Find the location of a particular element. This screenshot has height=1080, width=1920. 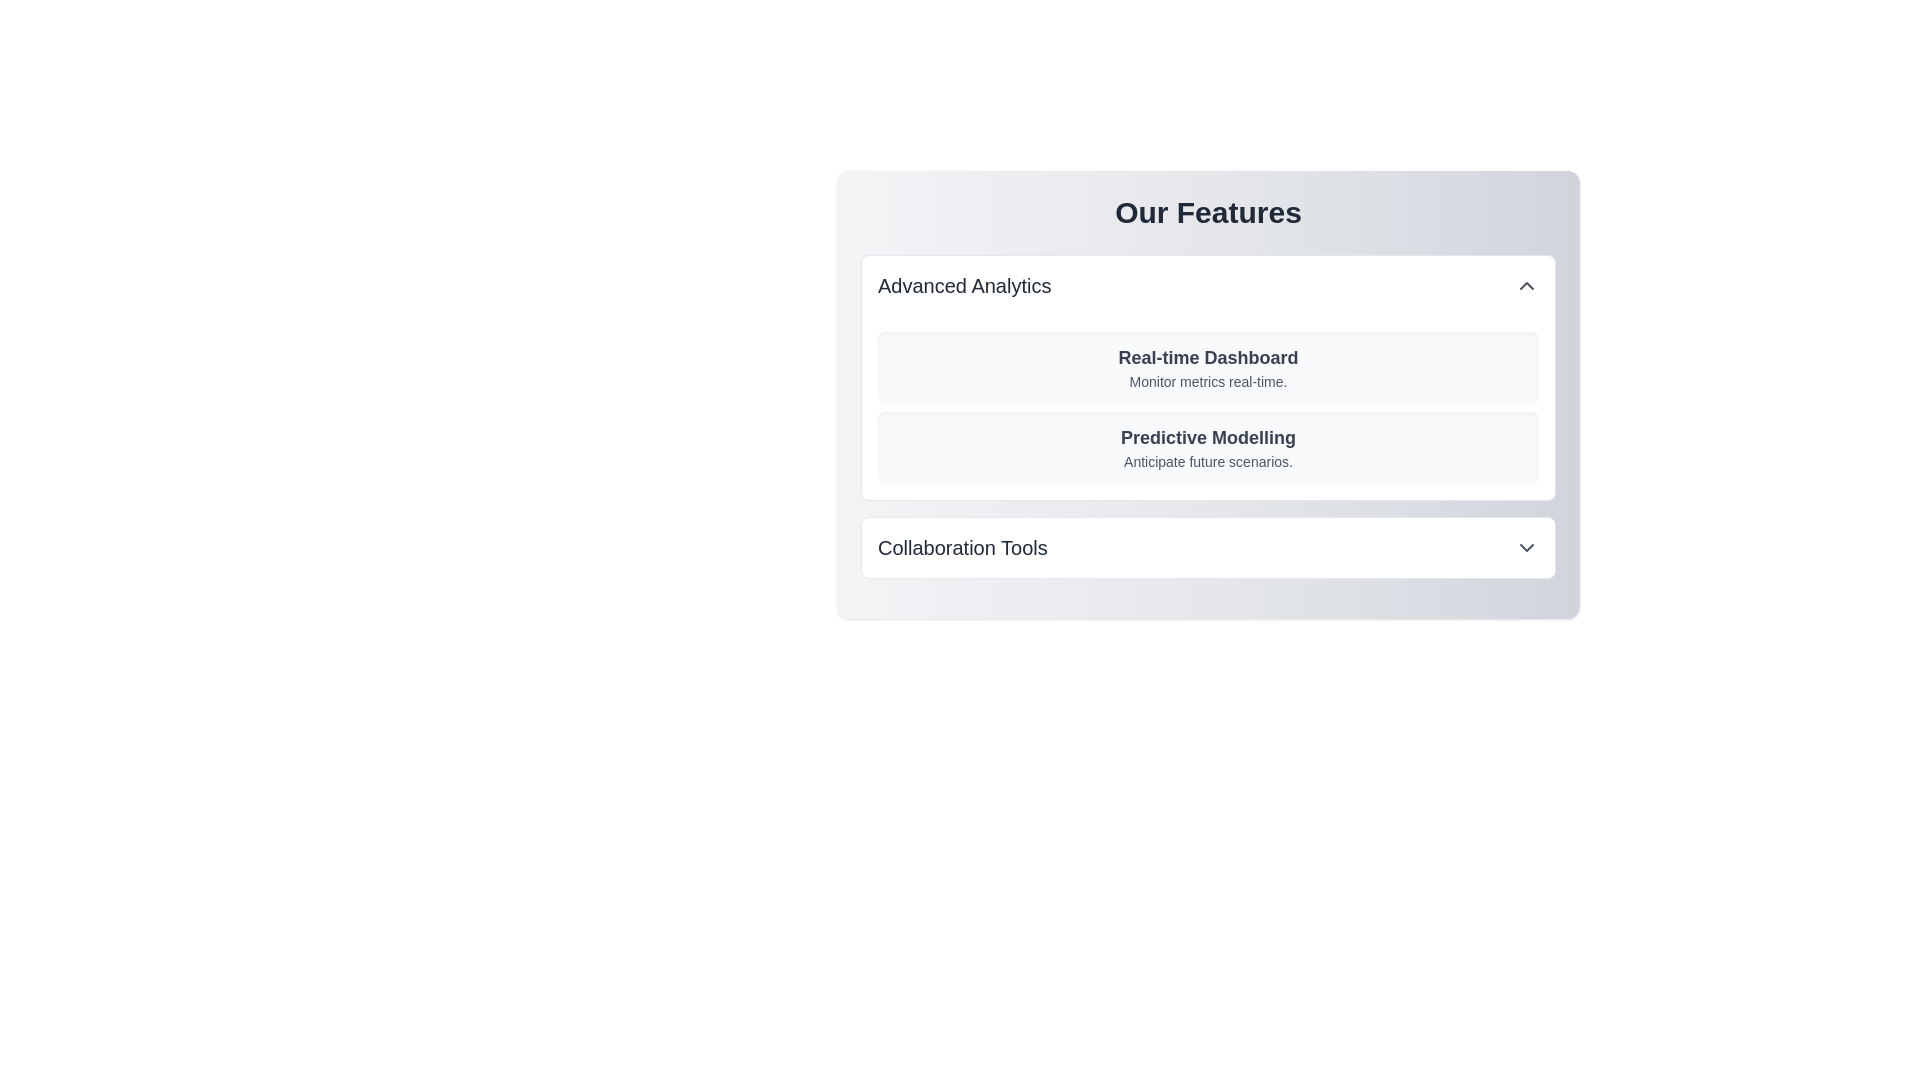

the 'Predictive Modelling' text label, which is styled in bold and larger font, located centrally within its rounded panel above the description text is located at coordinates (1207, 437).